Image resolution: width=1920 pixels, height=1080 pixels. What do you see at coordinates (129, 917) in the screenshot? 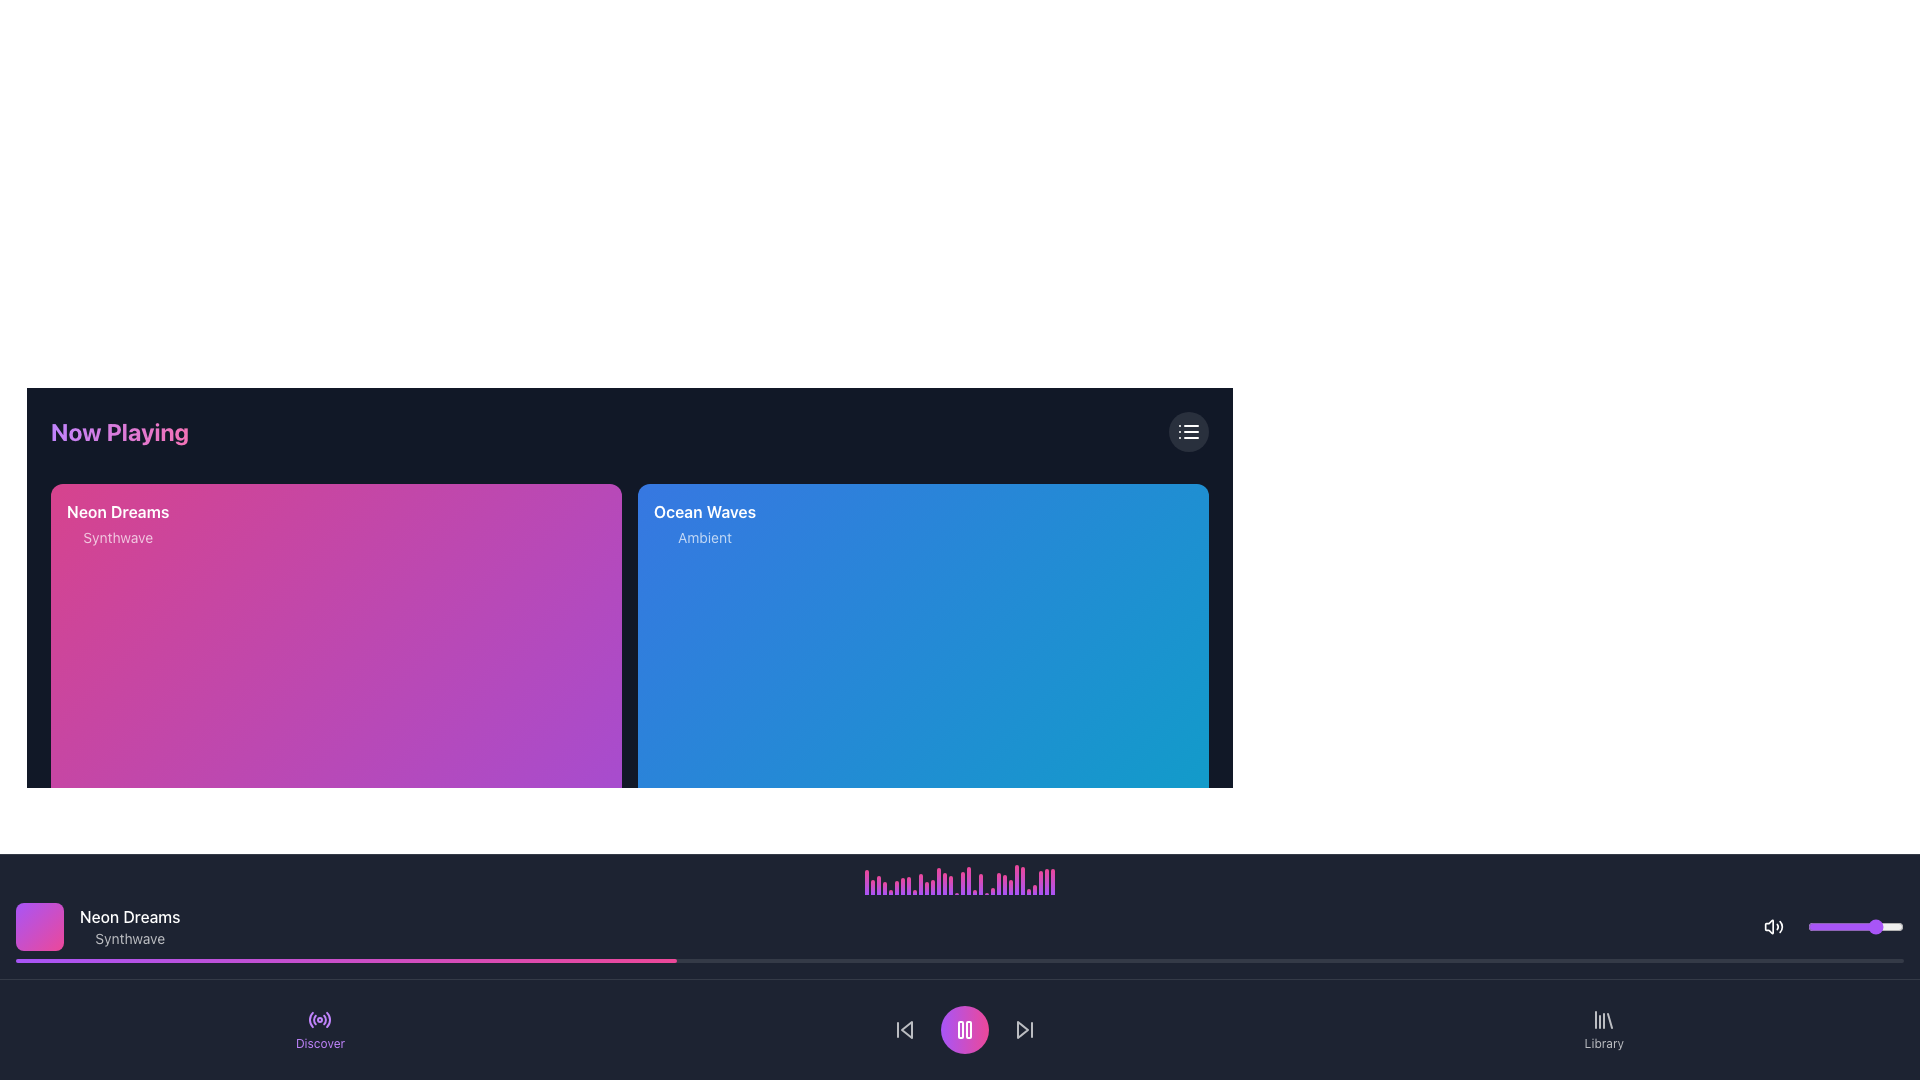
I see `the title text 'Neon Dreams', which is displayed in white on a dark background and positioned above the subtitle 'Synthwave' near a purple and pink gradient square thumbnail` at bounding box center [129, 917].